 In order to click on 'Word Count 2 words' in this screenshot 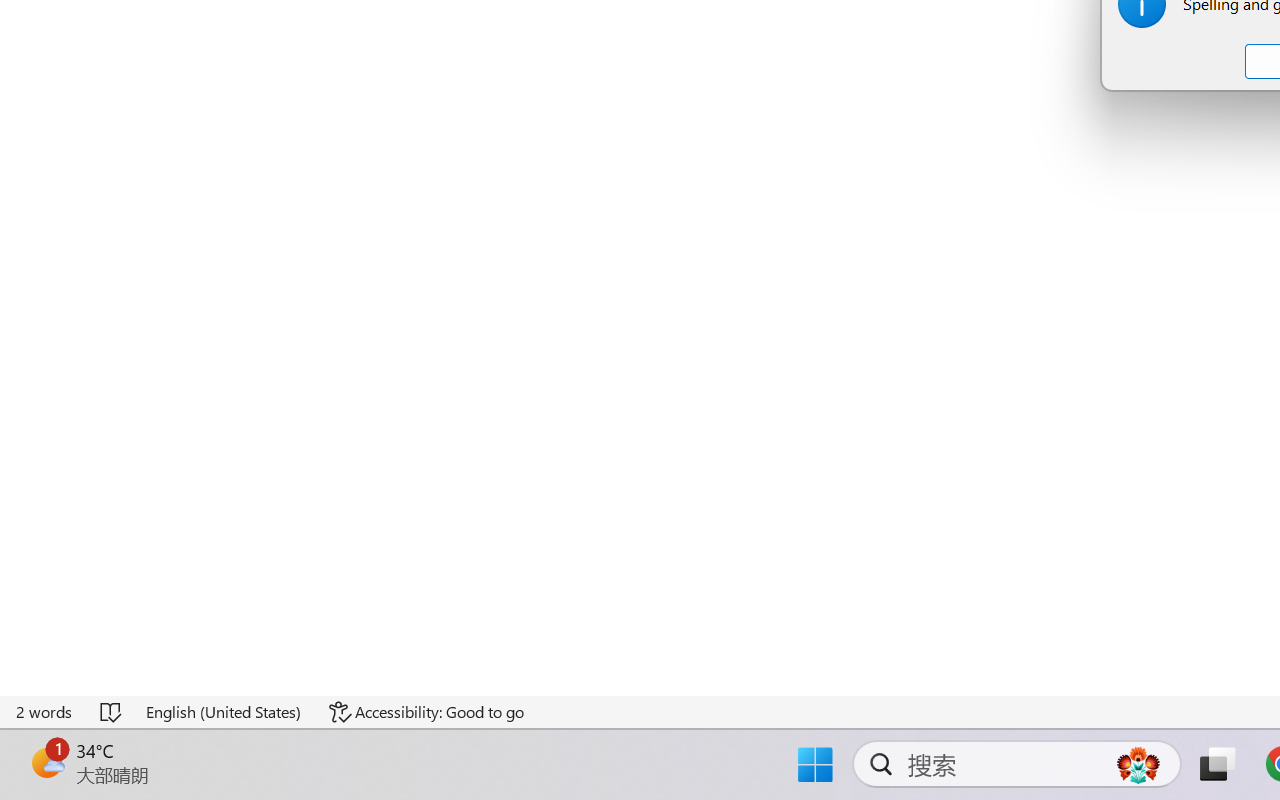, I will do `click(45, 711)`.